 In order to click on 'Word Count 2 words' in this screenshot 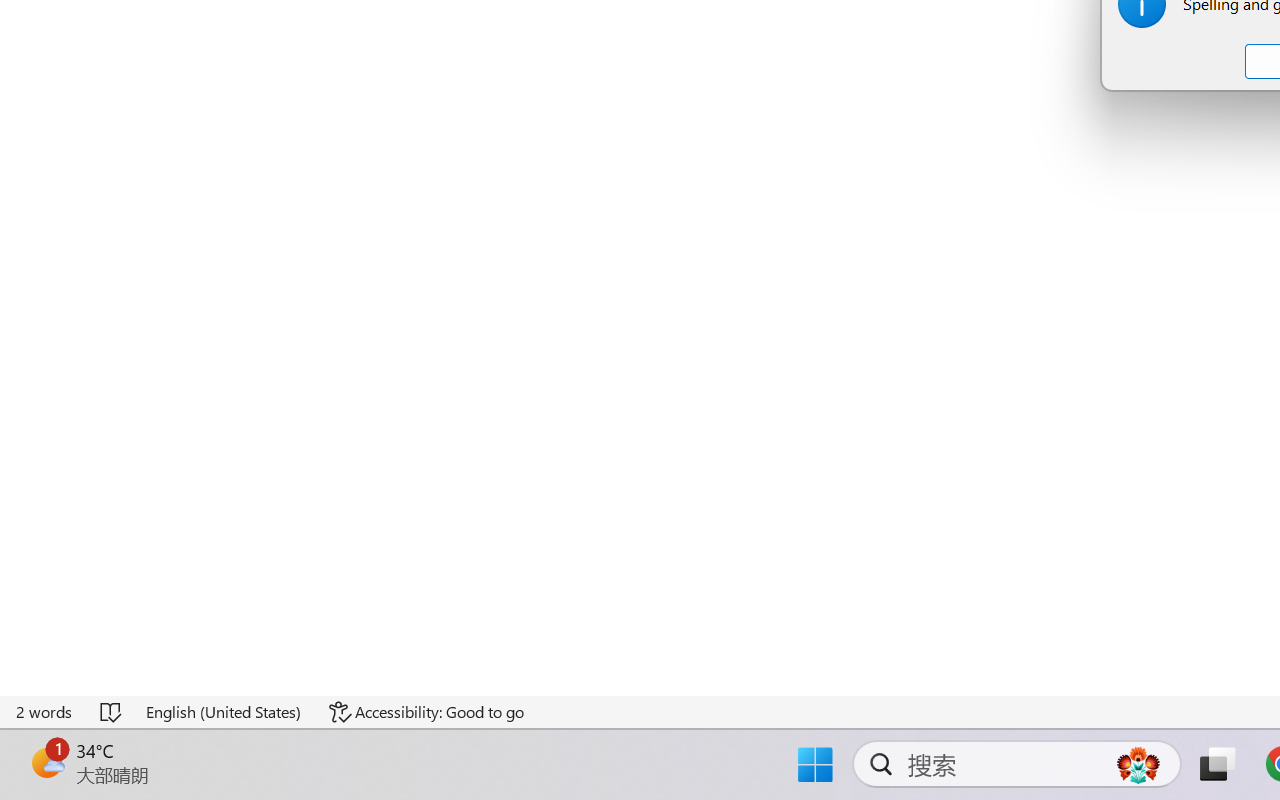, I will do `click(45, 711)`.